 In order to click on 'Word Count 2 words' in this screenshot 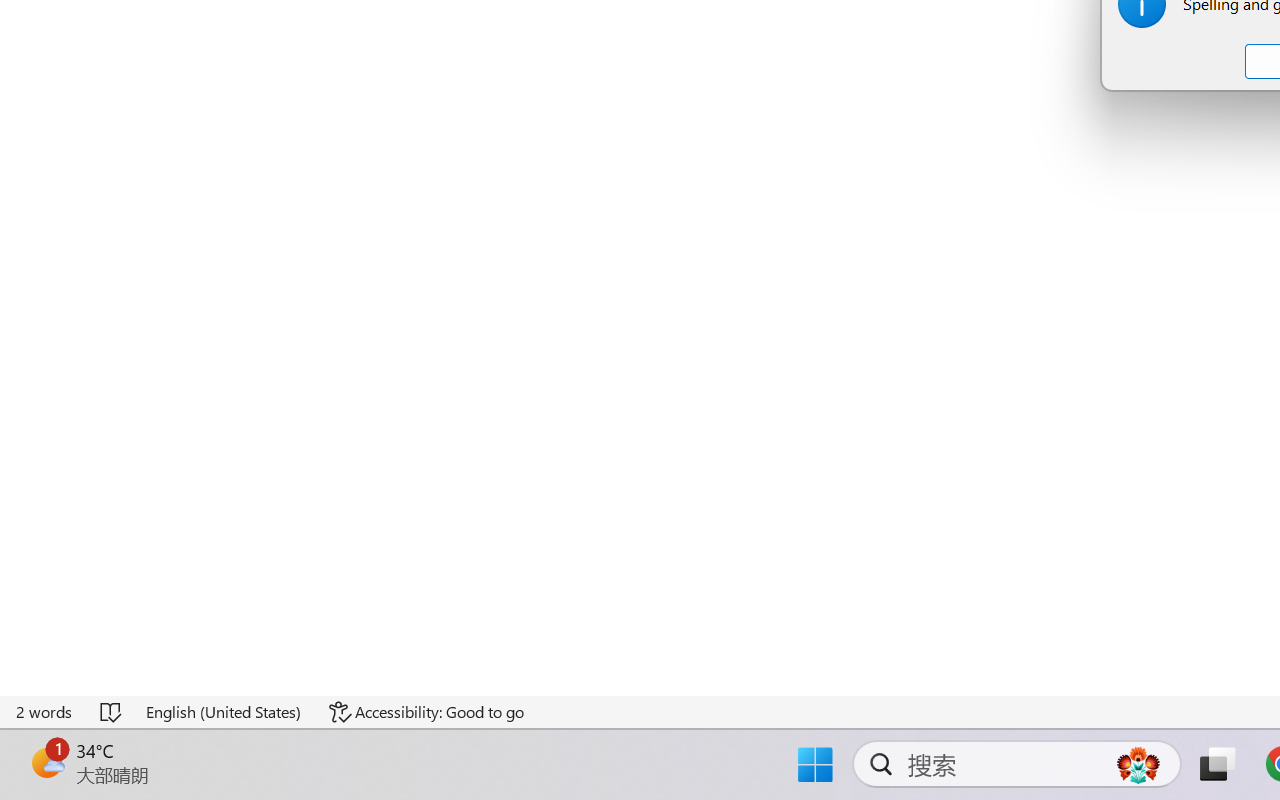, I will do `click(45, 711)`.